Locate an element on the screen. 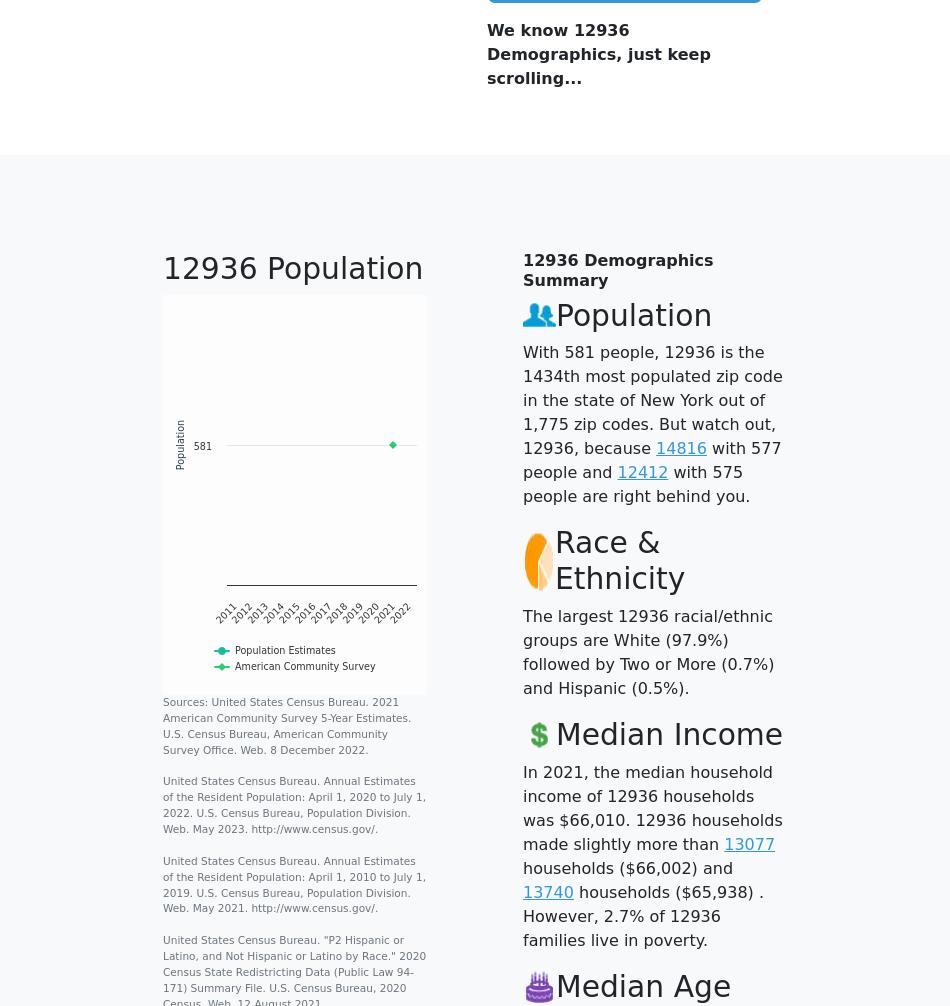 Image resolution: width=950 pixels, height=1006 pixels. 'YES! I want a Demographics By Zip Code Report for New York!' is located at coordinates (647, 321).